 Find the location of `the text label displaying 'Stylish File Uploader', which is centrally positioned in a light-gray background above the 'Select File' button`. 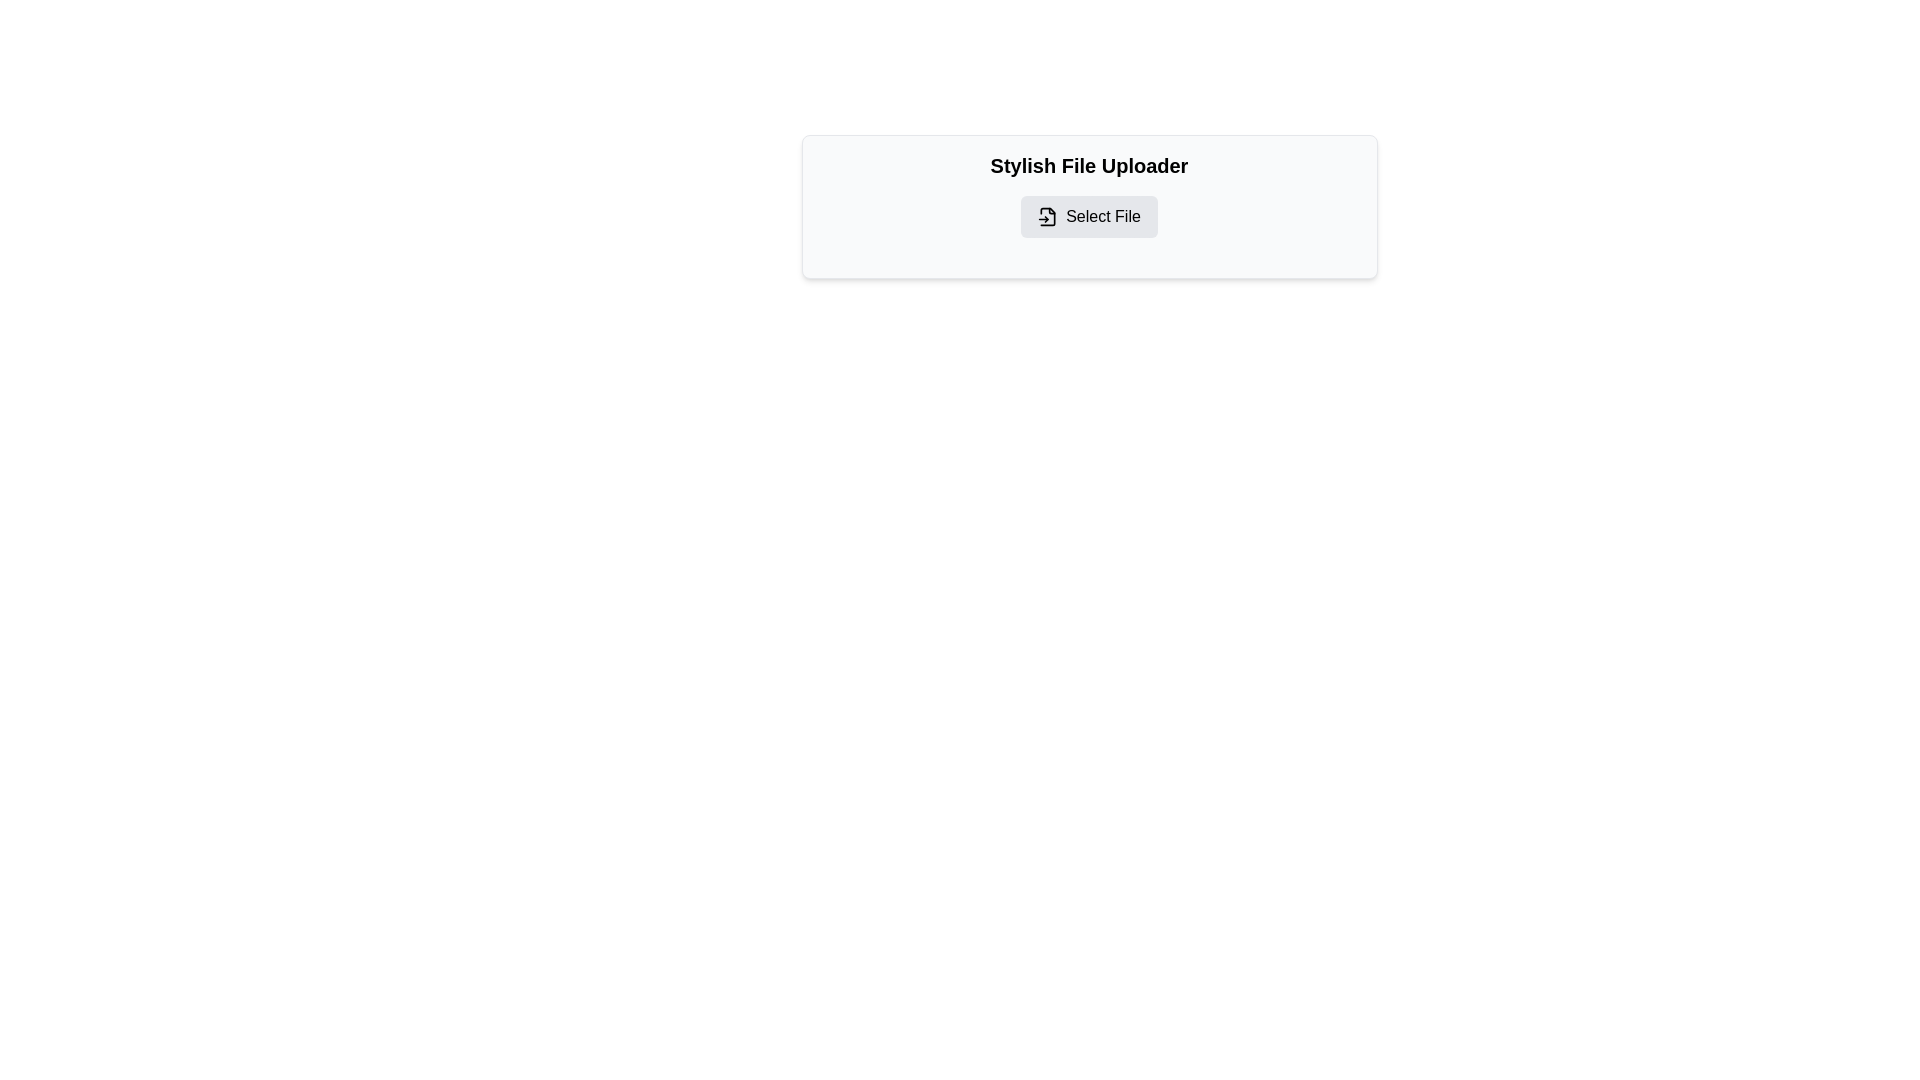

the text label displaying 'Stylish File Uploader', which is centrally positioned in a light-gray background above the 'Select File' button is located at coordinates (1088, 164).